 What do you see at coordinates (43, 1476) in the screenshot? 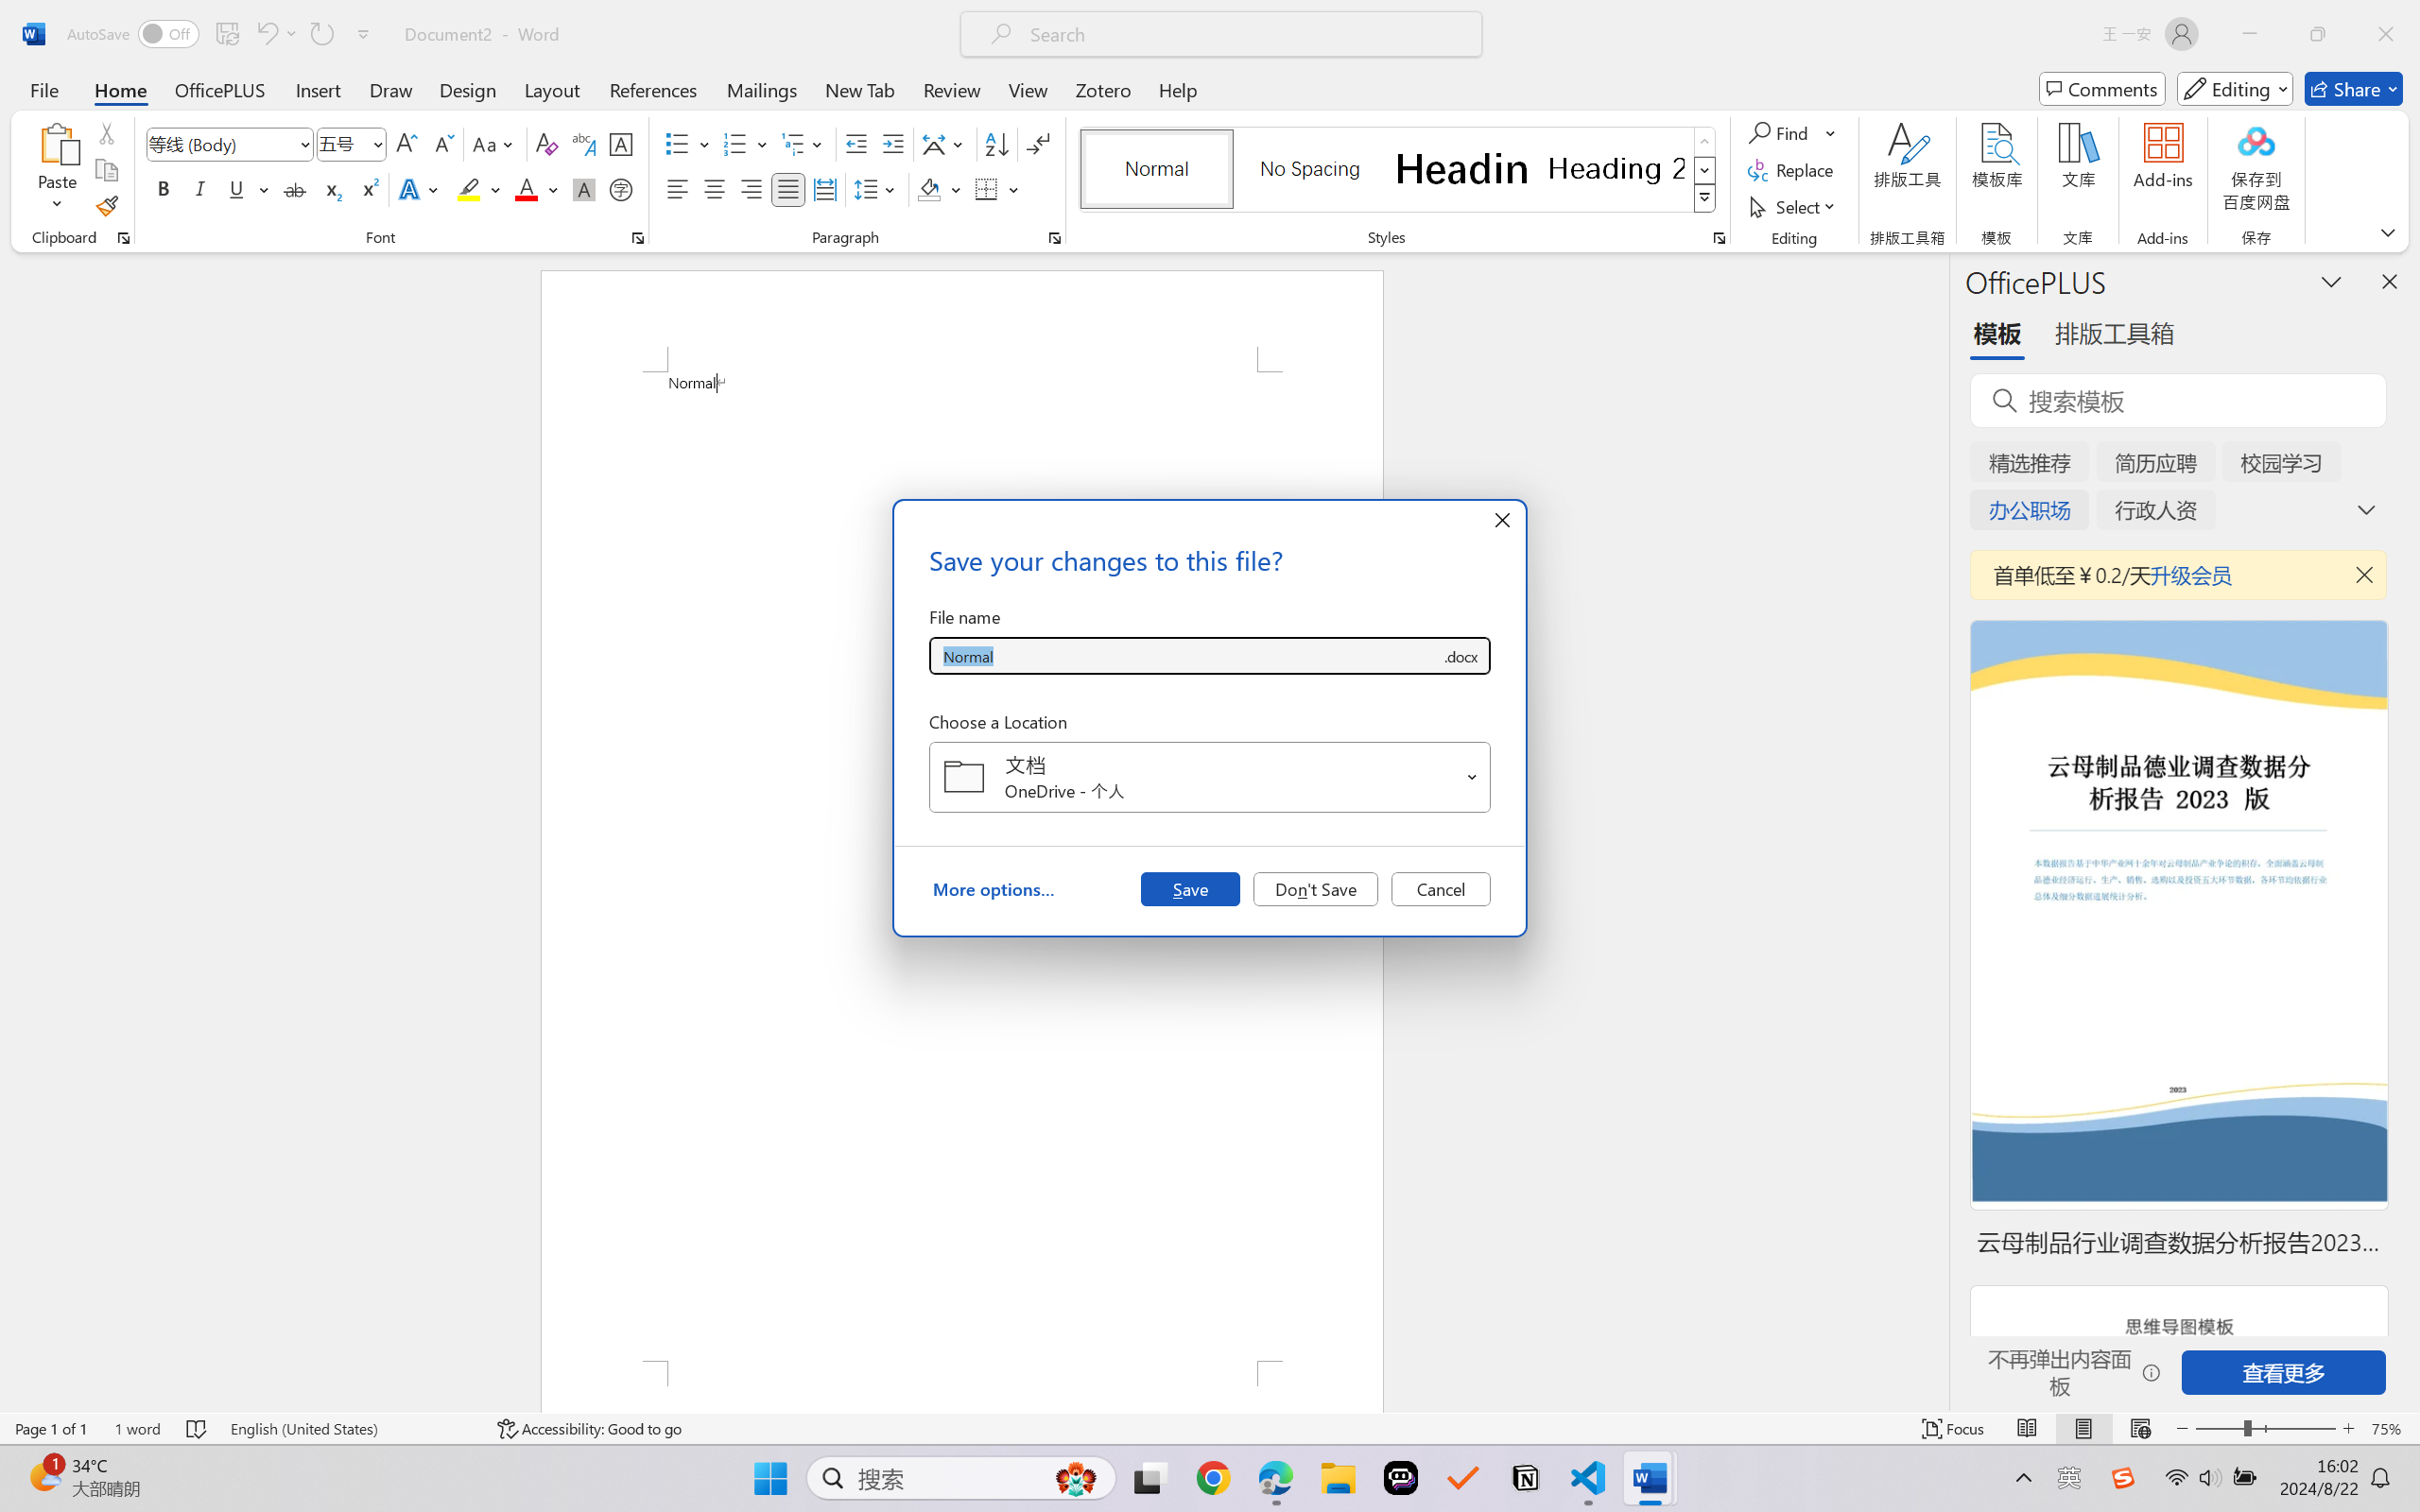
I see `'AutomationID: BadgeAnchorLargeTicker'` at bounding box center [43, 1476].